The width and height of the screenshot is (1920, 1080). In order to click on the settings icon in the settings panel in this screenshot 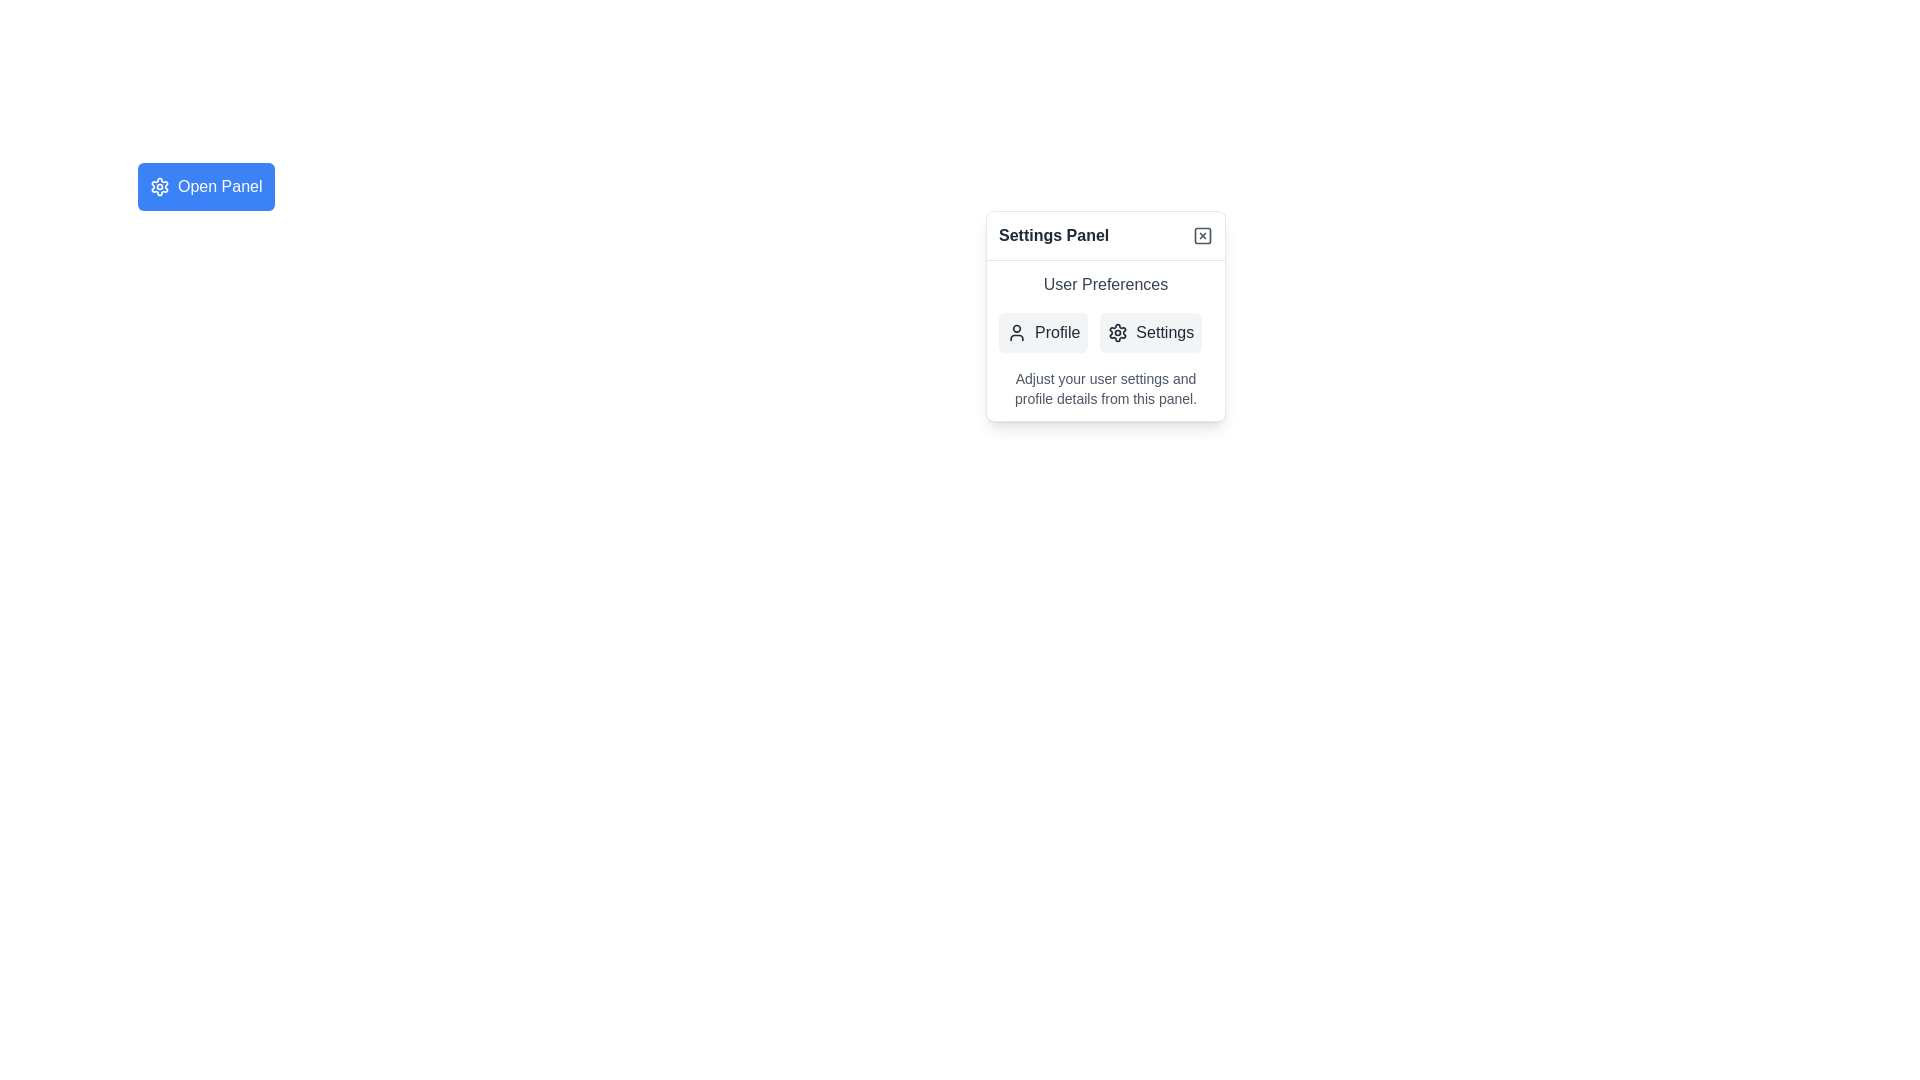, I will do `click(1117, 331)`.